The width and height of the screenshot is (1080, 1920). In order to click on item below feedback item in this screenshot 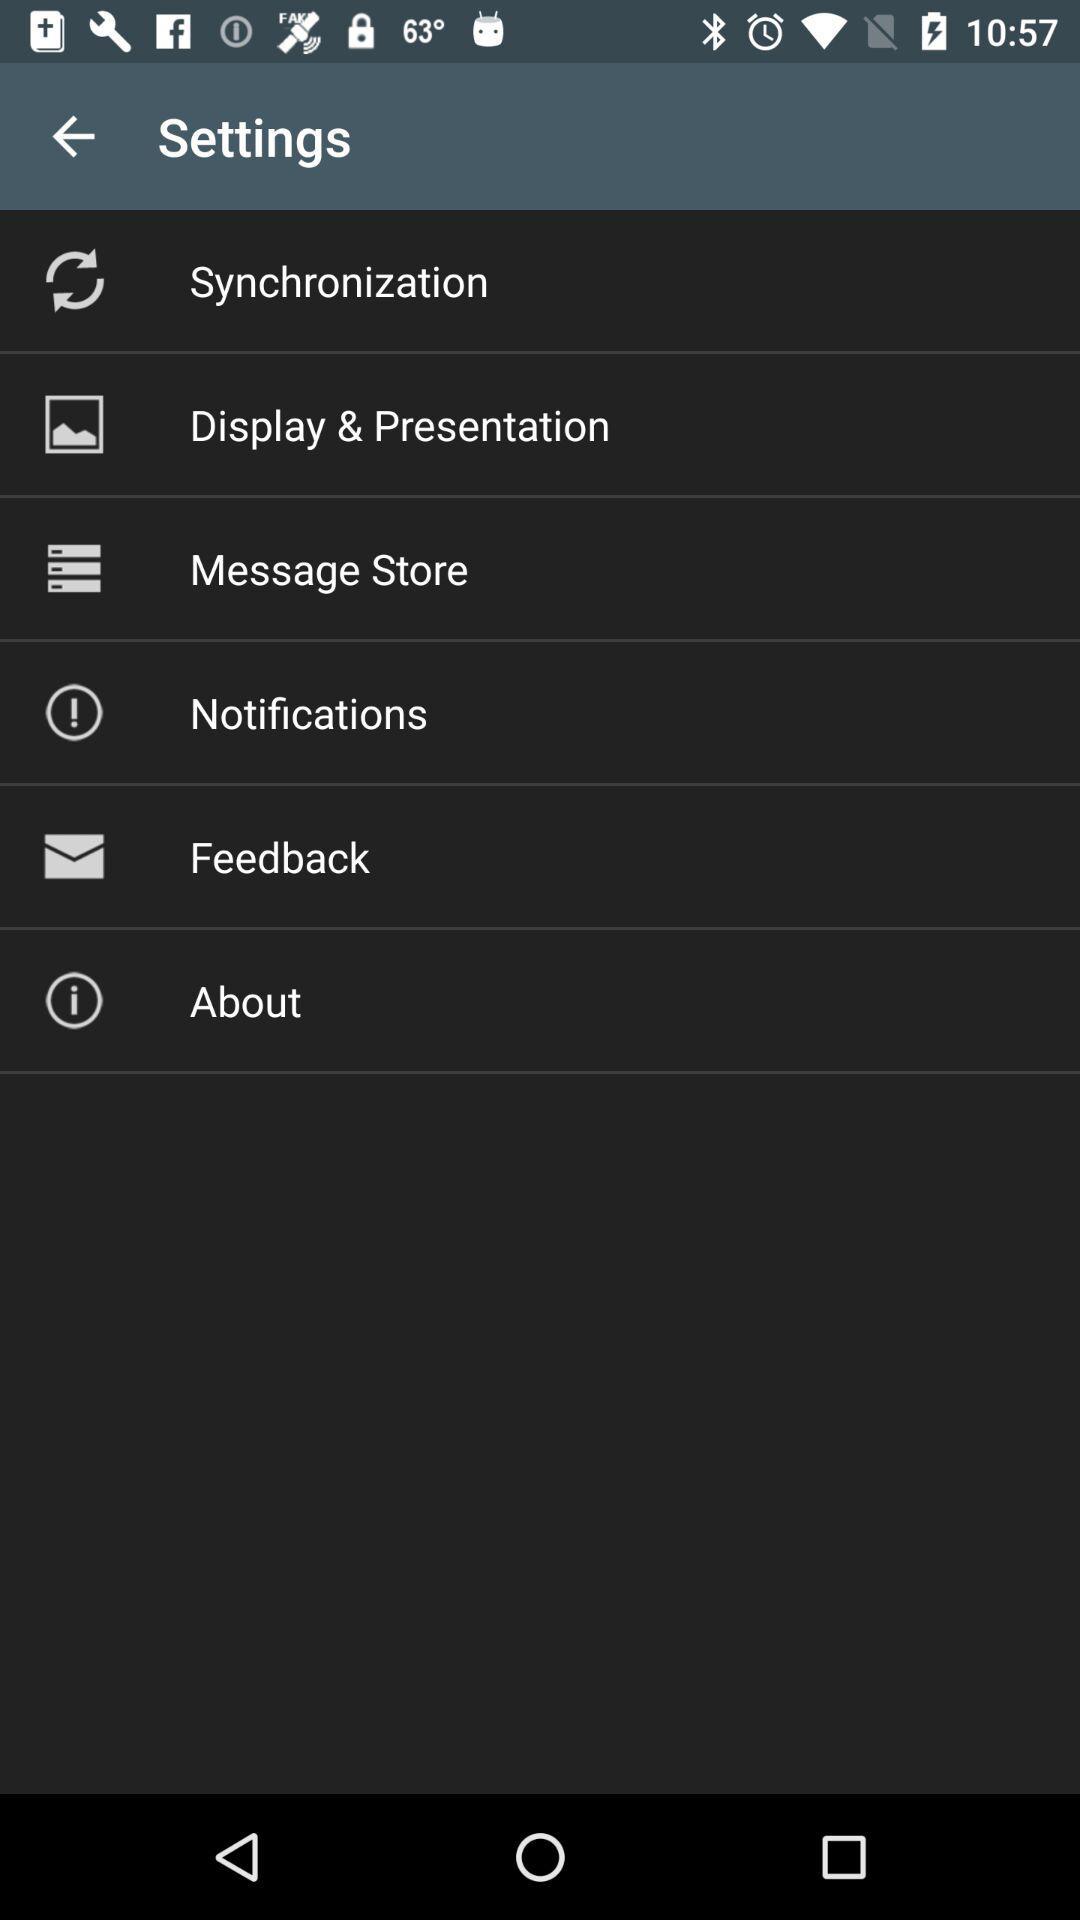, I will do `click(244, 1000)`.